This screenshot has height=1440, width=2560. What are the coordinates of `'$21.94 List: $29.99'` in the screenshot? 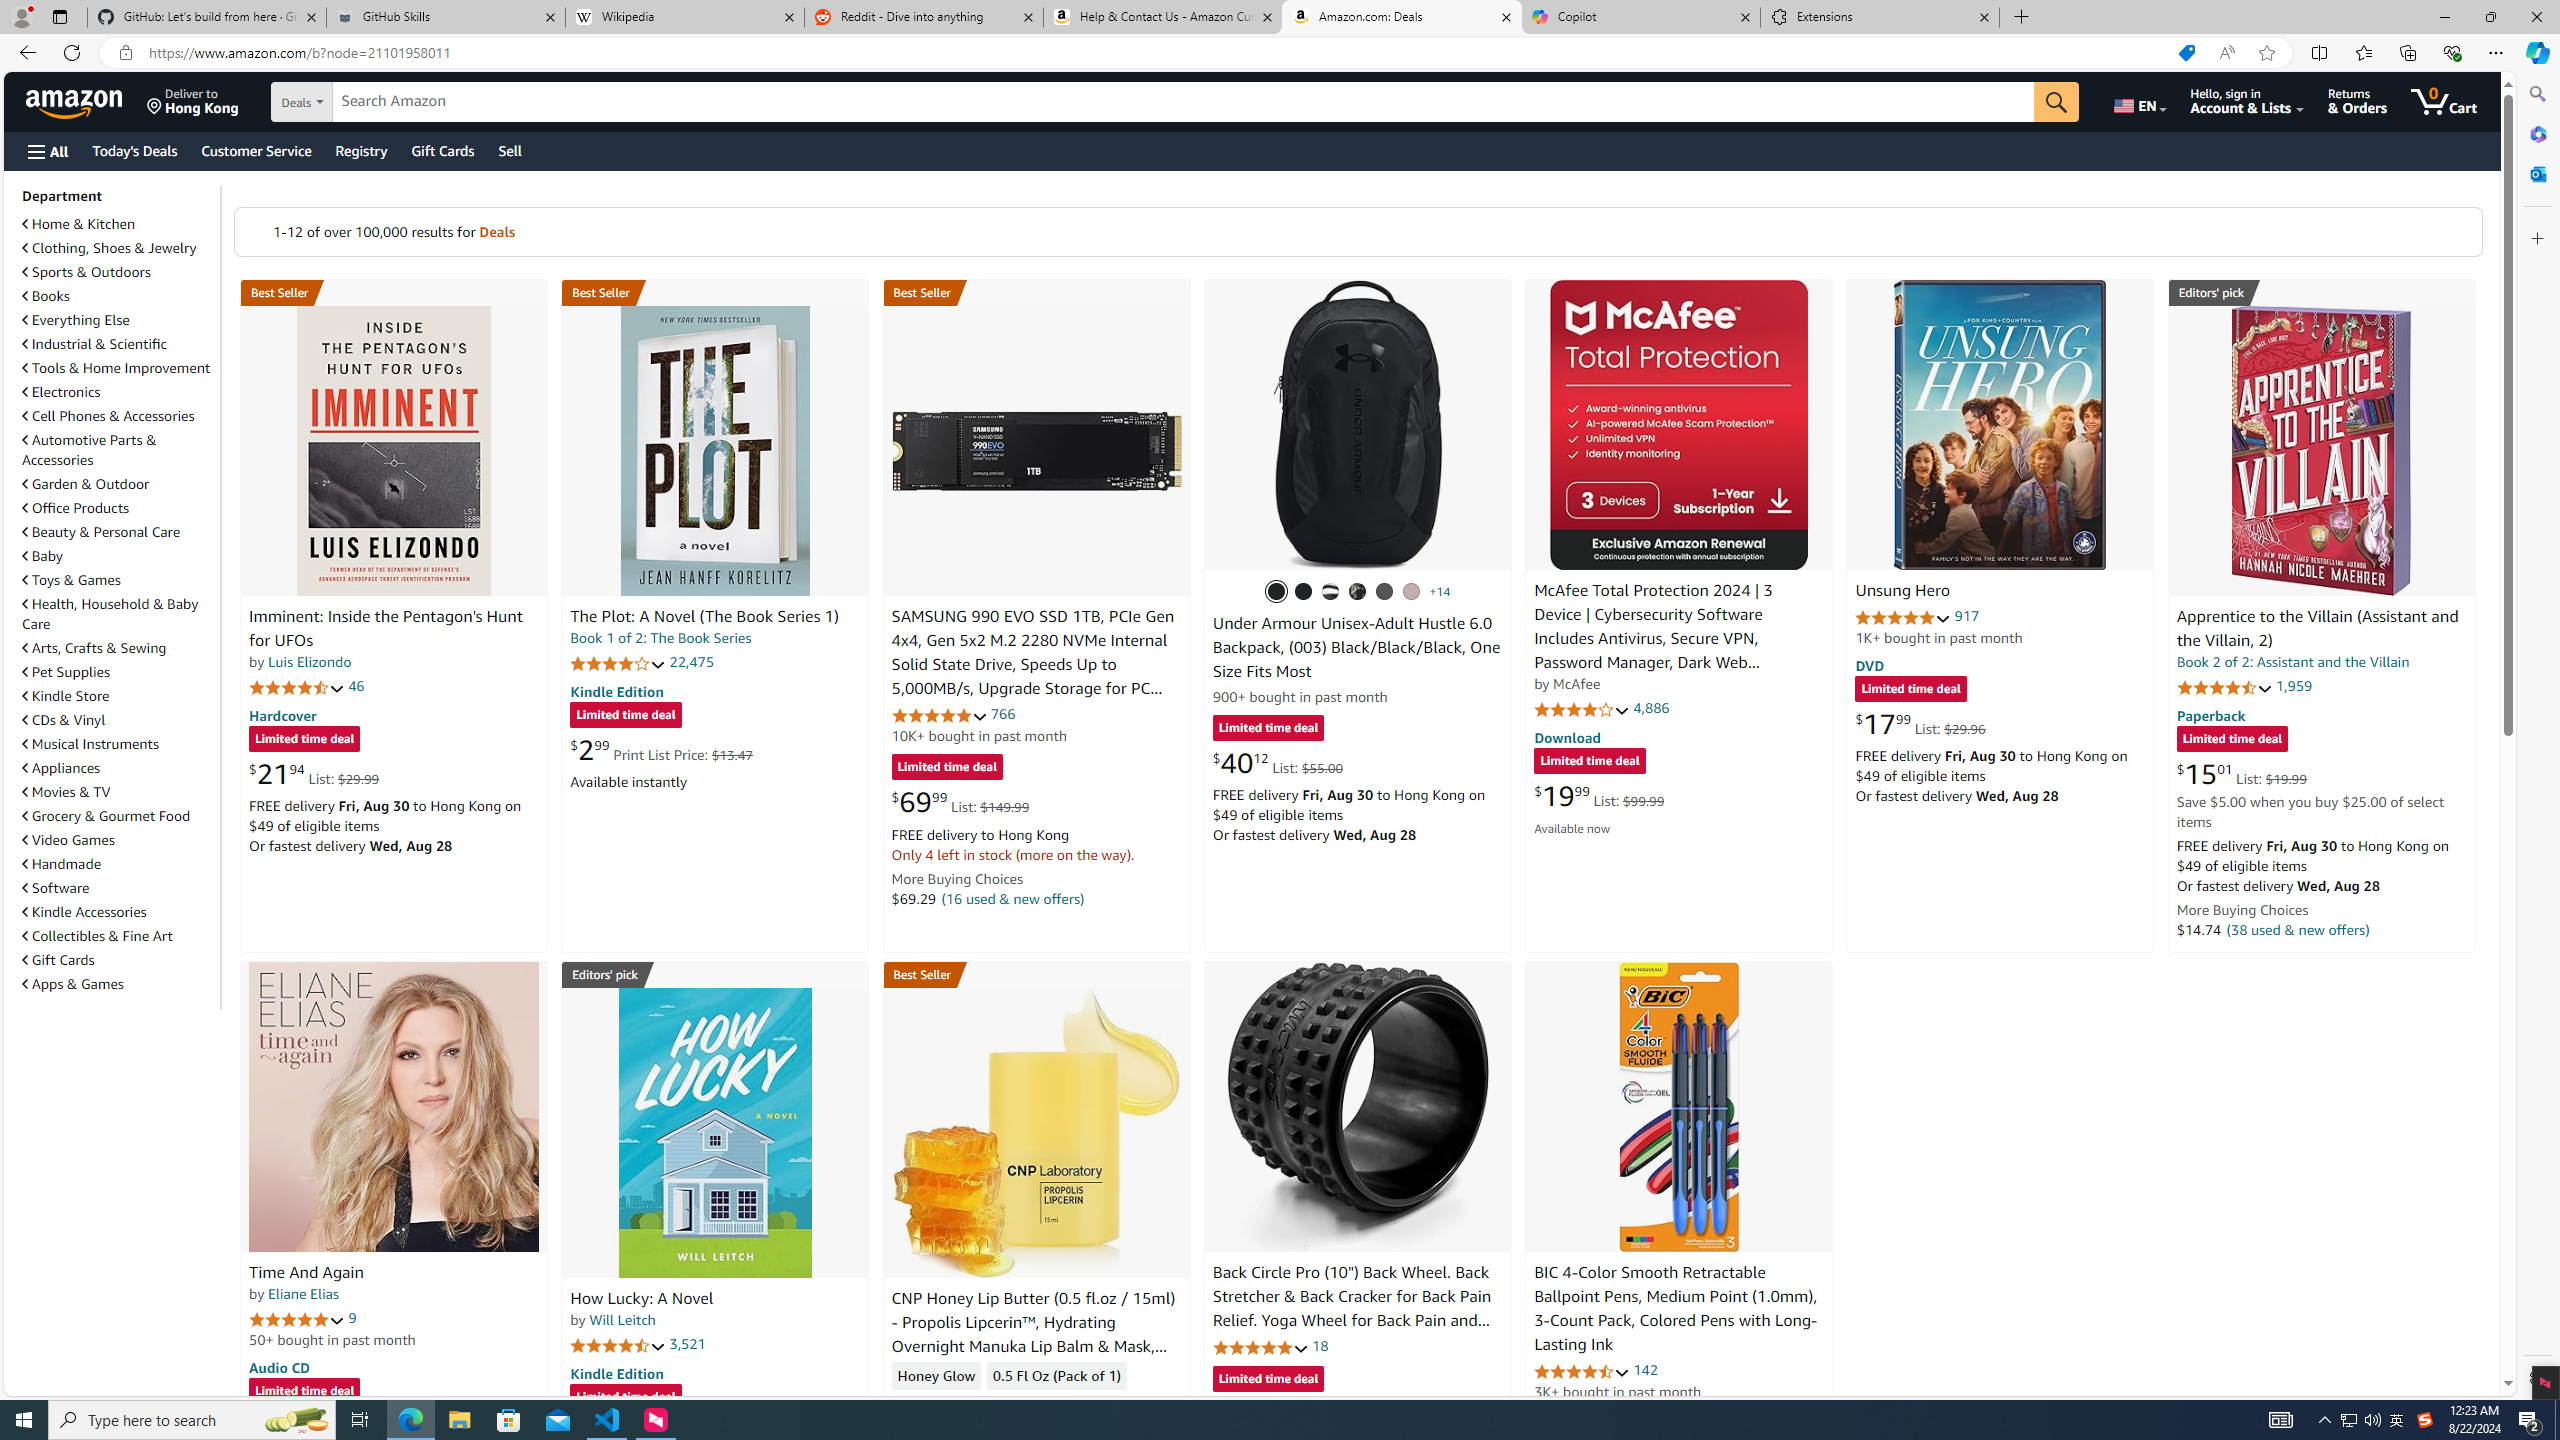 It's located at (313, 773).